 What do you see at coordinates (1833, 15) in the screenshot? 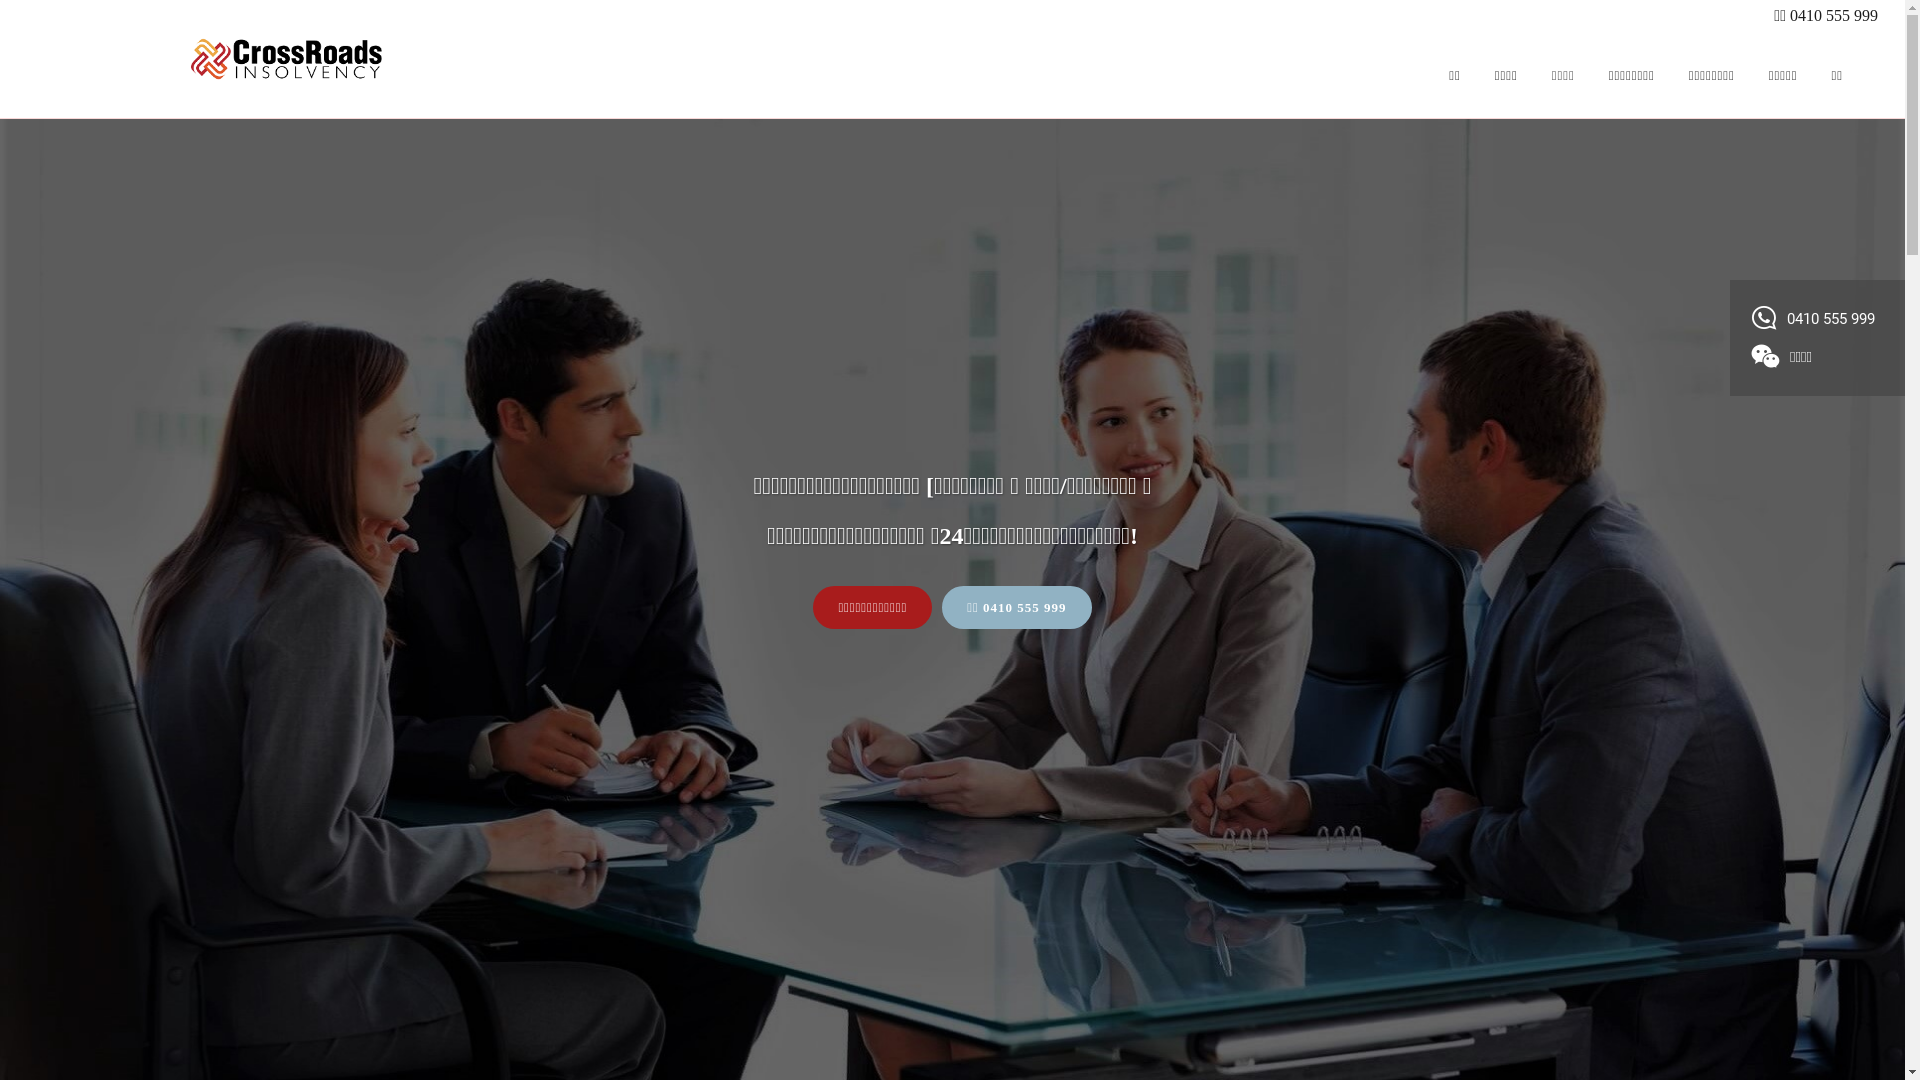
I see `'0410 555 999'` at bounding box center [1833, 15].